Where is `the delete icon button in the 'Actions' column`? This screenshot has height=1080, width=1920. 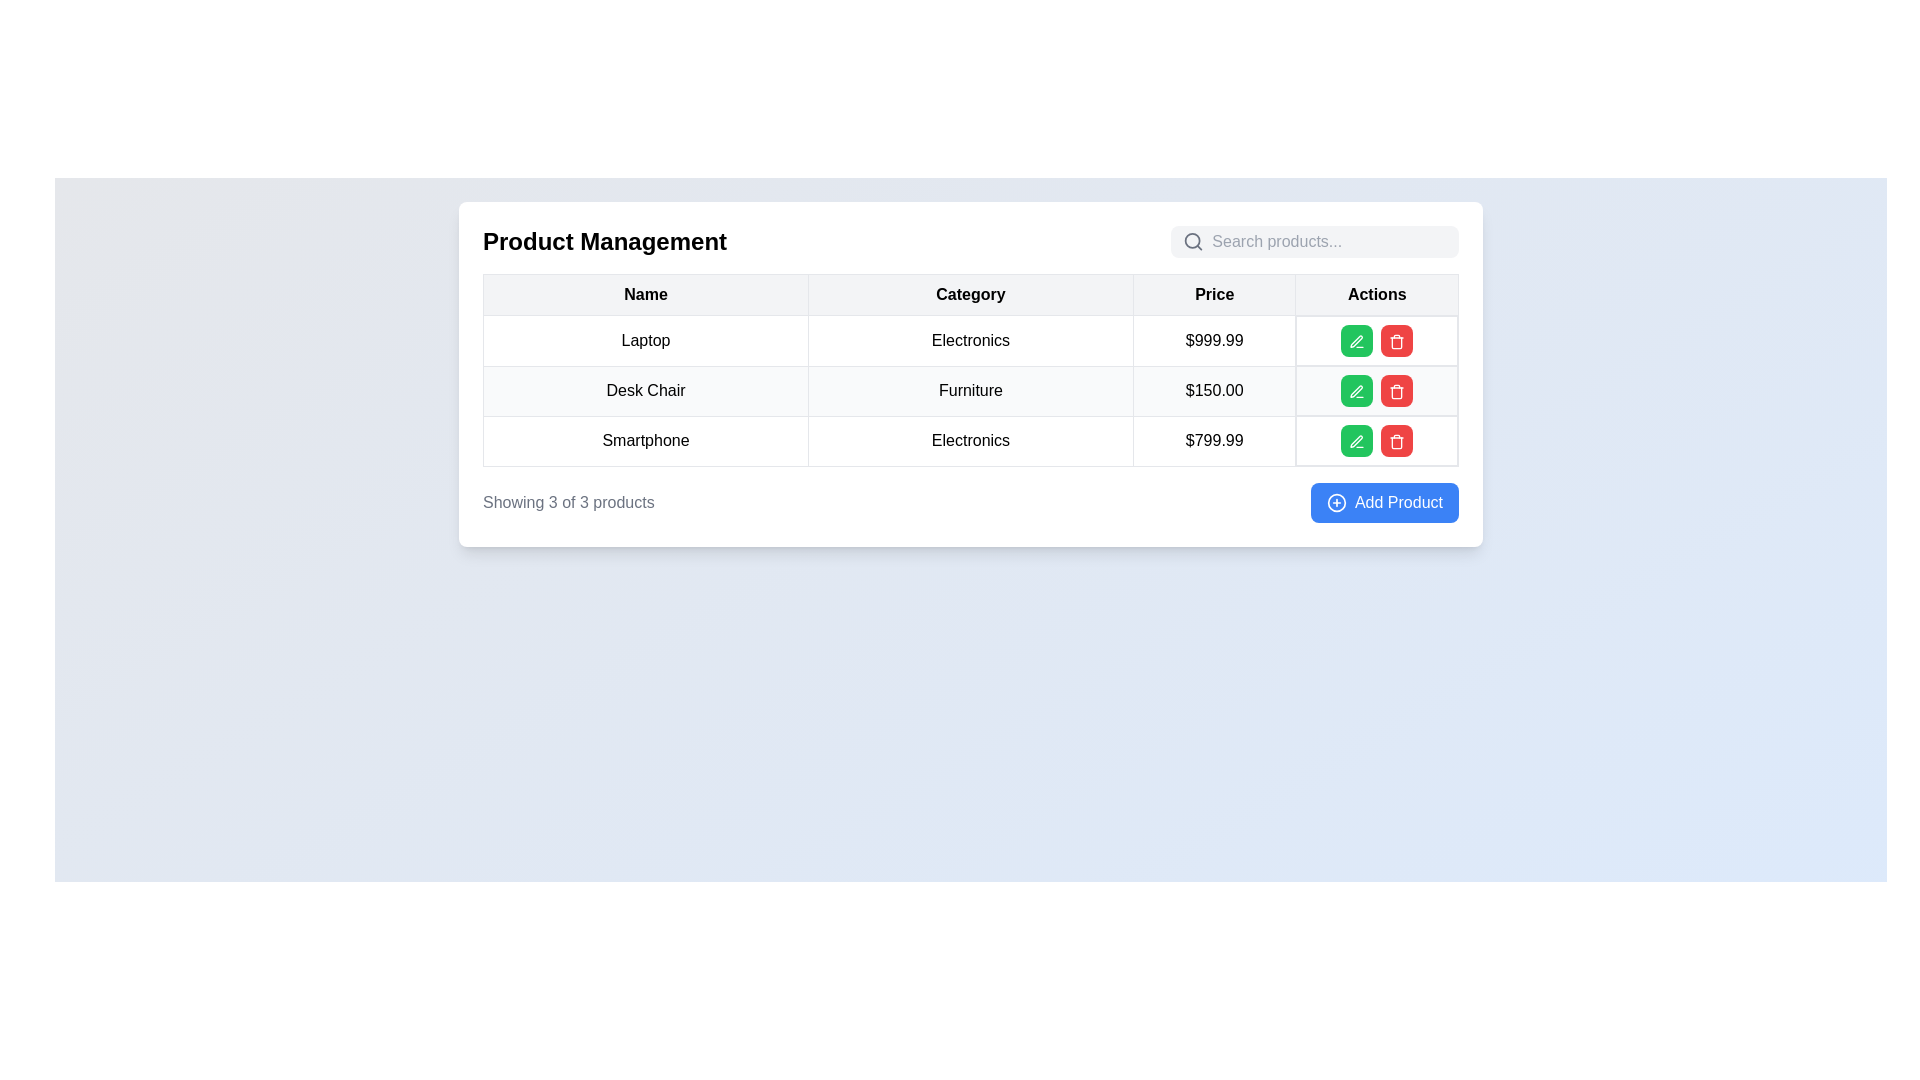
the delete icon button in the 'Actions' column is located at coordinates (1396, 391).